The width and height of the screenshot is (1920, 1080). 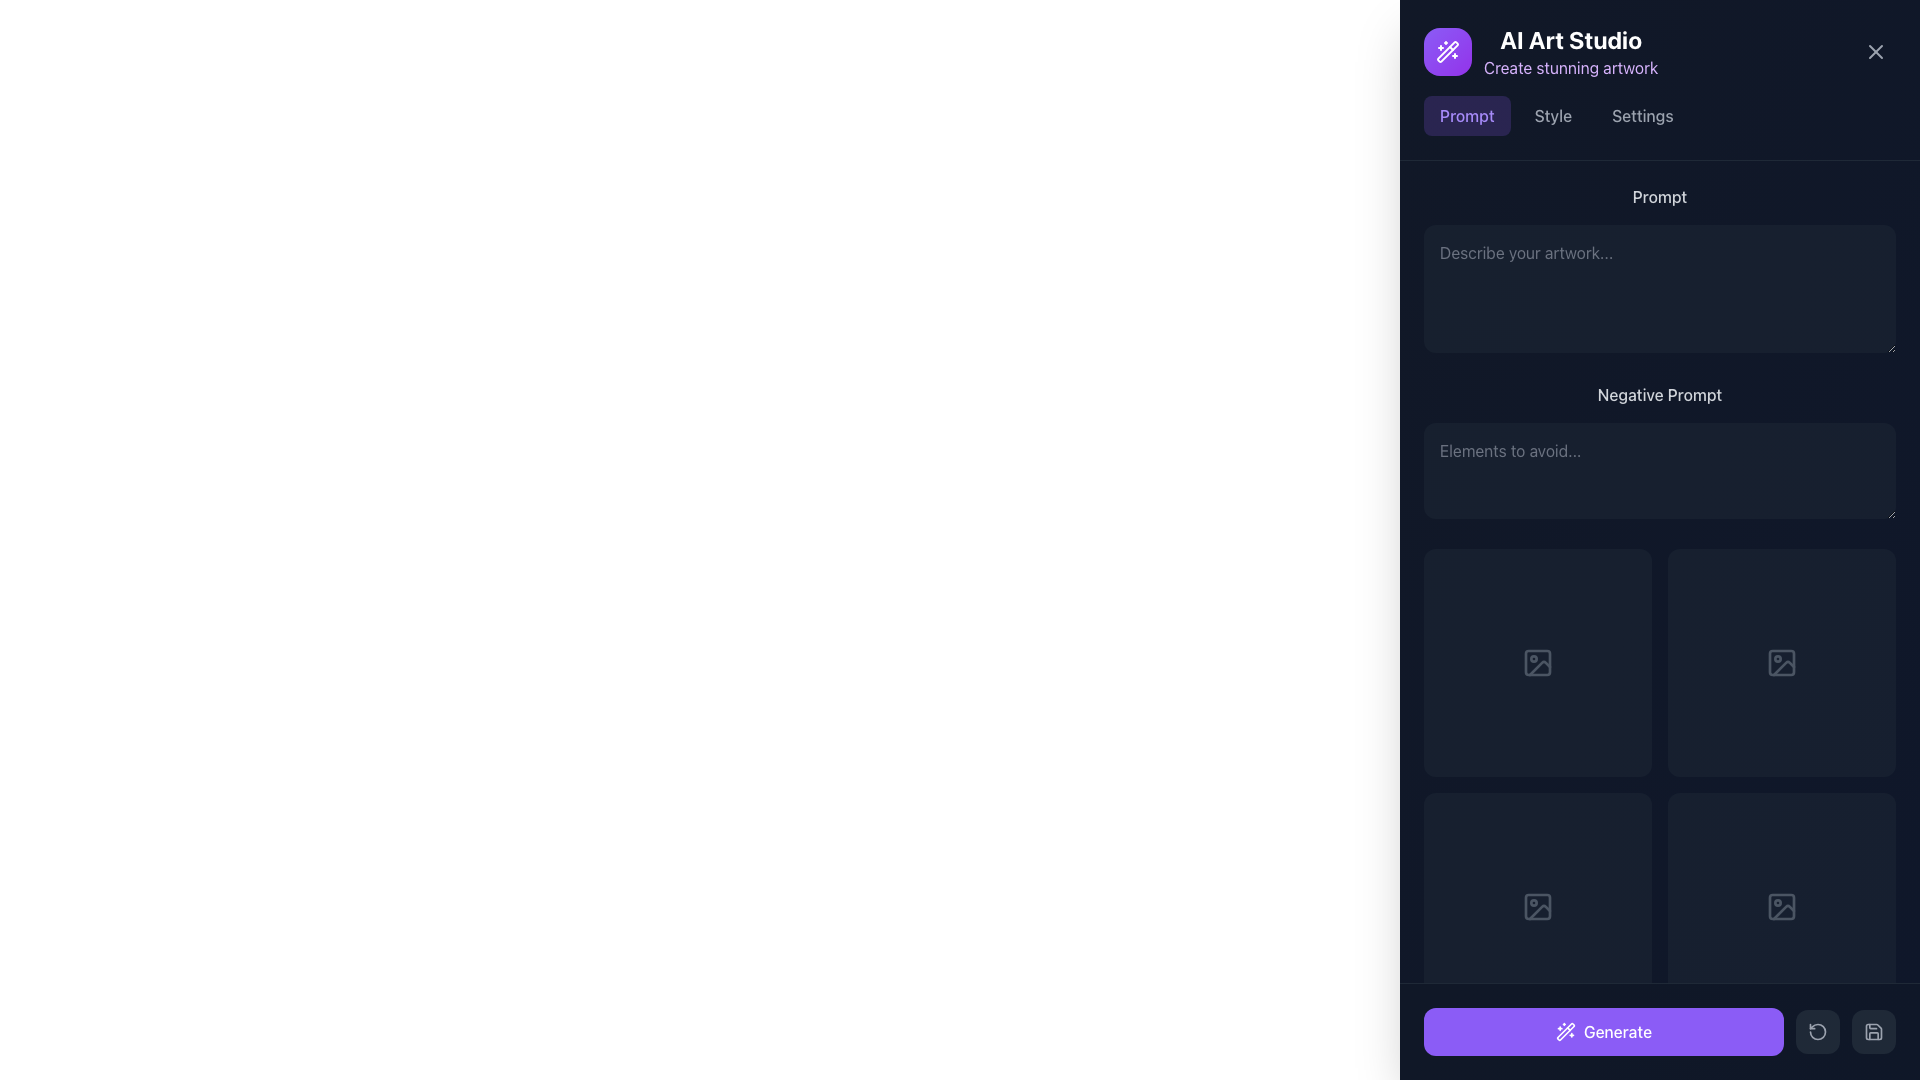 What do you see at coordinates (1570, 50) in the screenshot?
I see `the text block that displays 'AI Art Studio' and 'Create stunning artwork' positioned in the top-left corner of a dark interface panel` at bounding box center [1570, 50].